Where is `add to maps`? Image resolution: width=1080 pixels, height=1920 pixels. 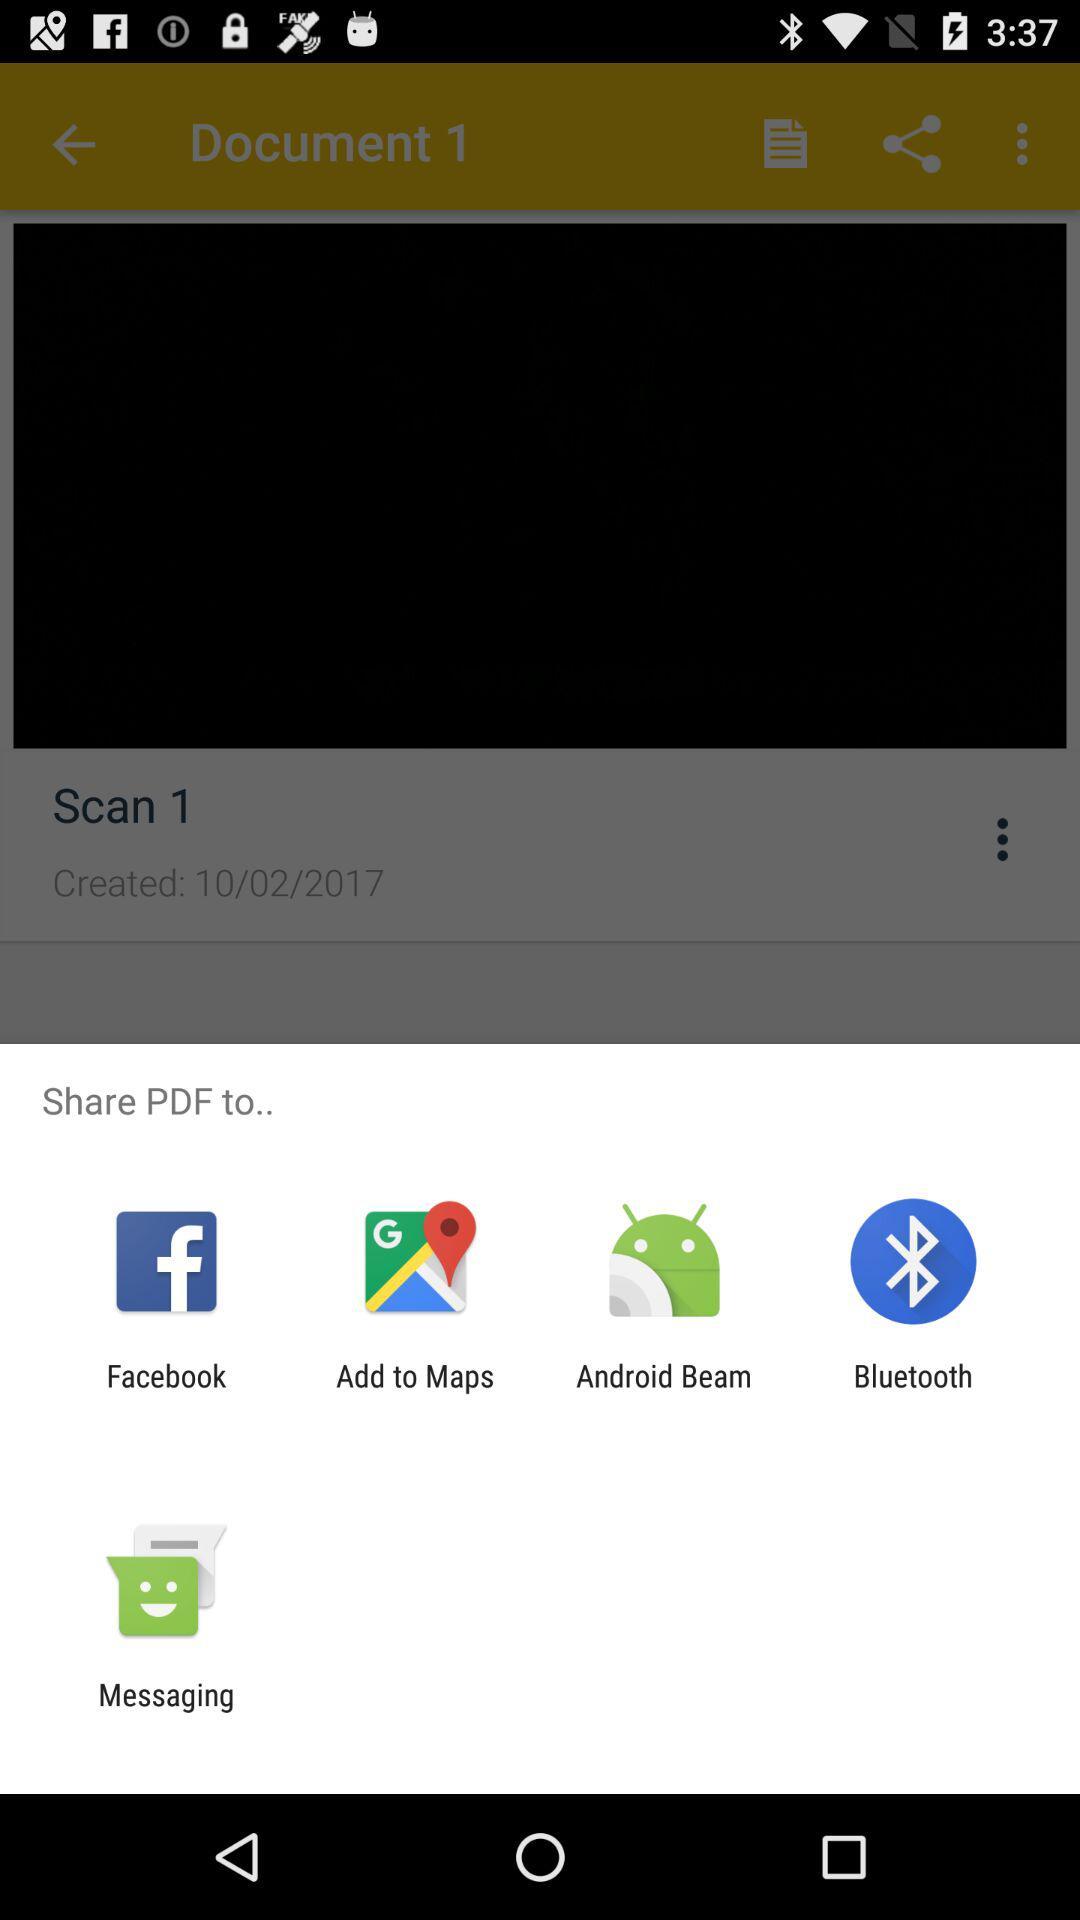 add to maps is located at coordinates (414, 1392).